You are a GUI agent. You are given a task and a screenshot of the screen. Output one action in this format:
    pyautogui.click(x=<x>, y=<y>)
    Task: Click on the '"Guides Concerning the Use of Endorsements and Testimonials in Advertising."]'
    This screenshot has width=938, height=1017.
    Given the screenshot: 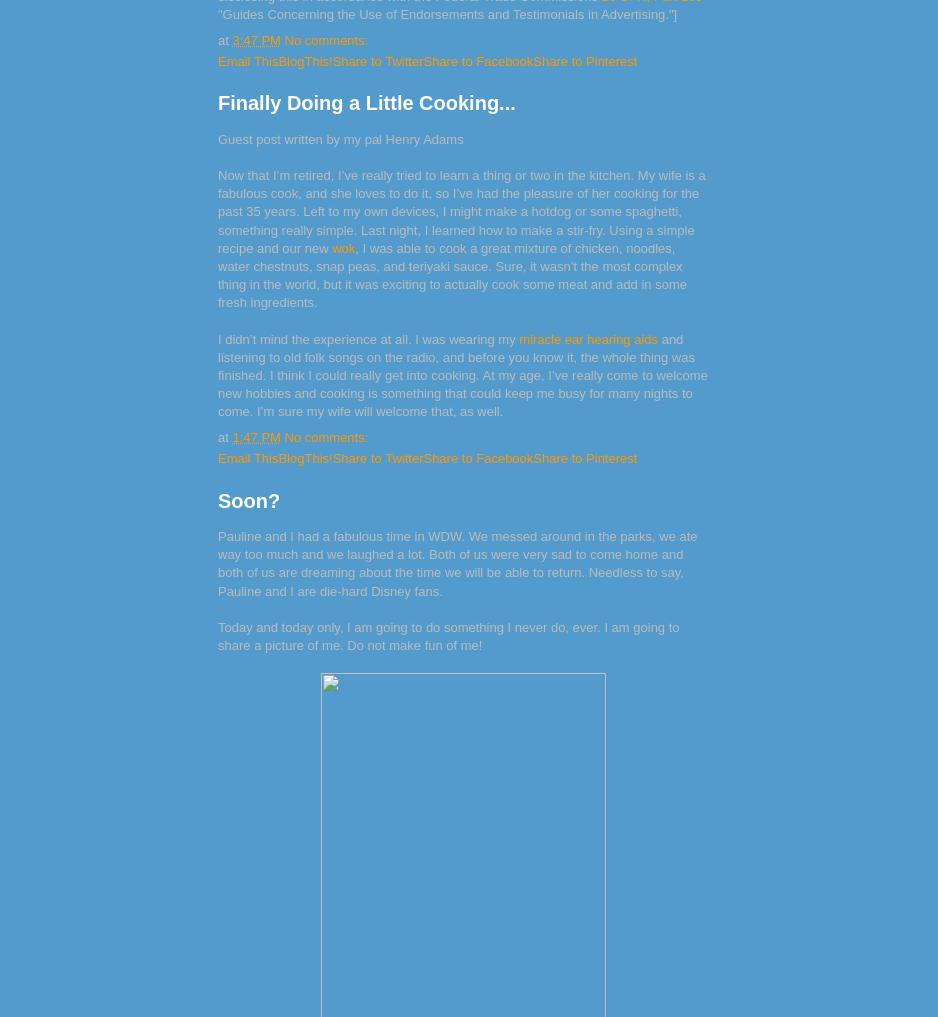 What is the action you would take?
    pyautogui.click(x=217, y=13)
    